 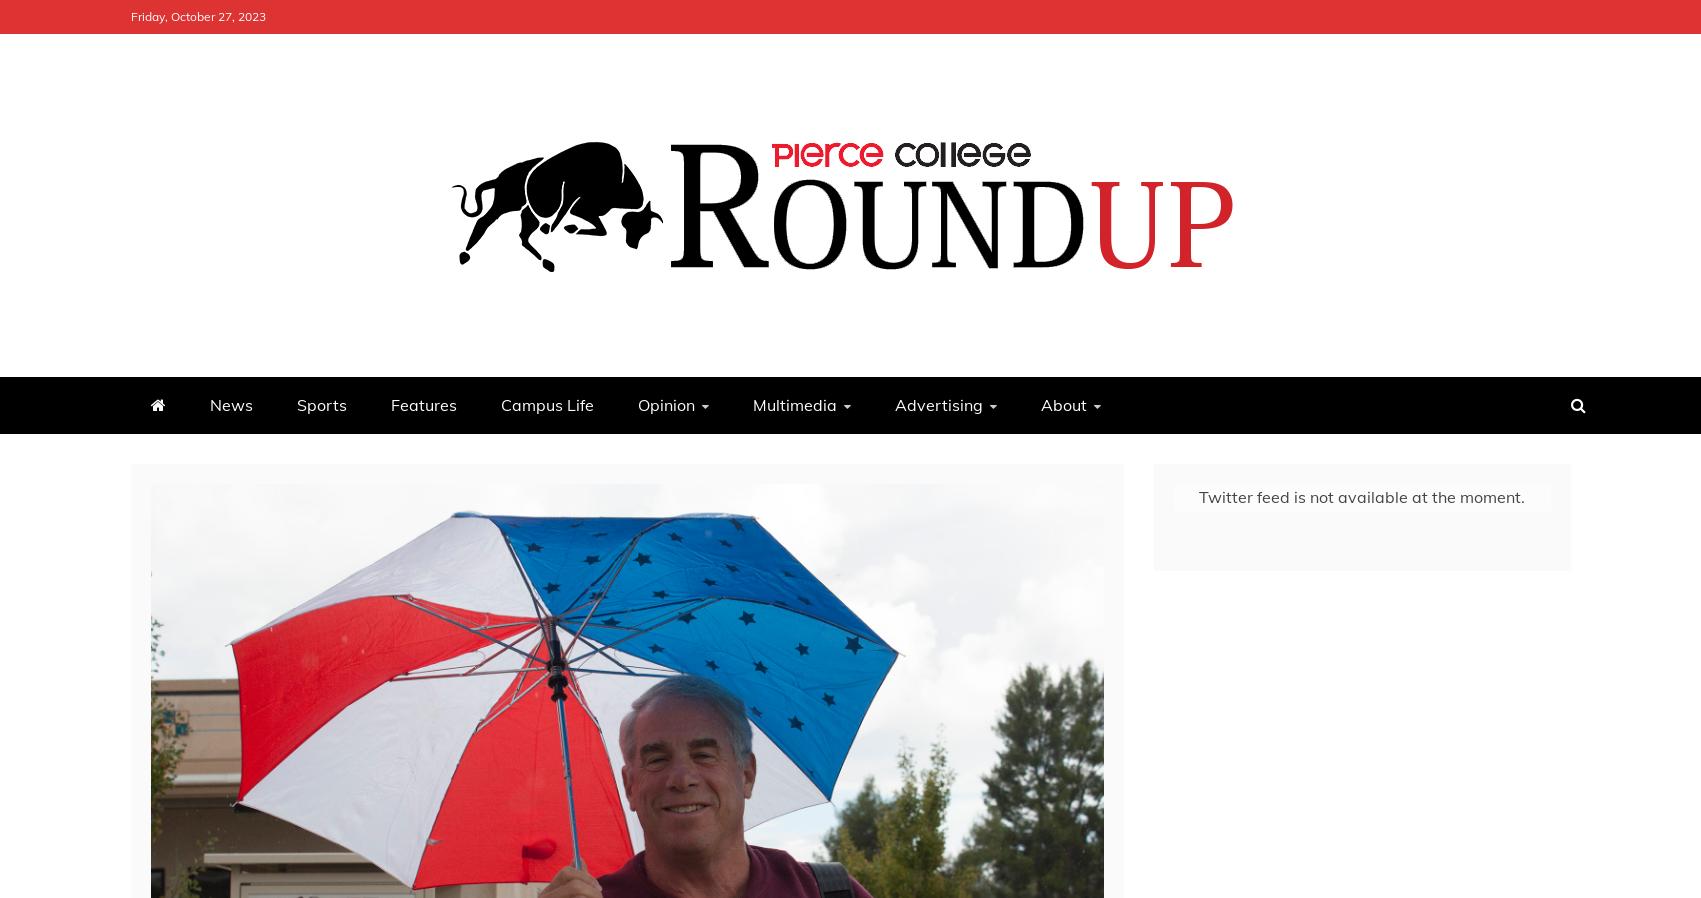 I want to click on 'Twitter feed is not available at the moment.', so click(x=1360, y=494).